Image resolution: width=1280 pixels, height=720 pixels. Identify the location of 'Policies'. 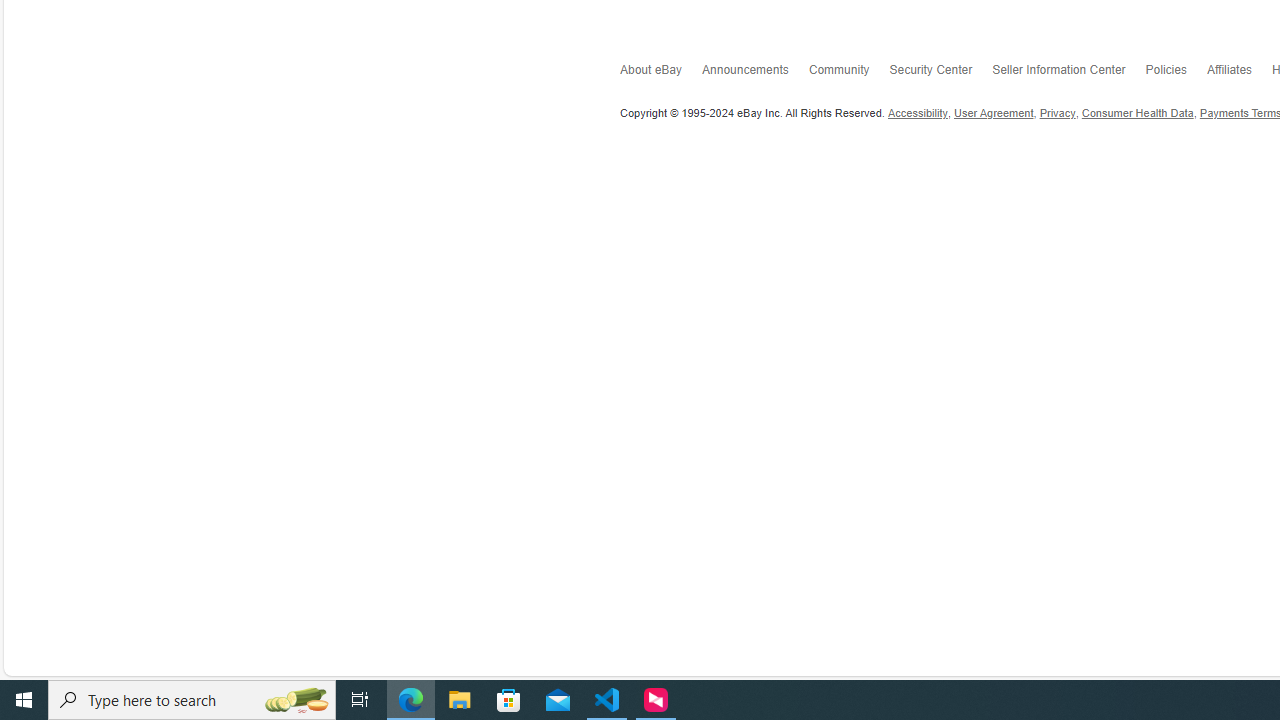
(1176, 73).